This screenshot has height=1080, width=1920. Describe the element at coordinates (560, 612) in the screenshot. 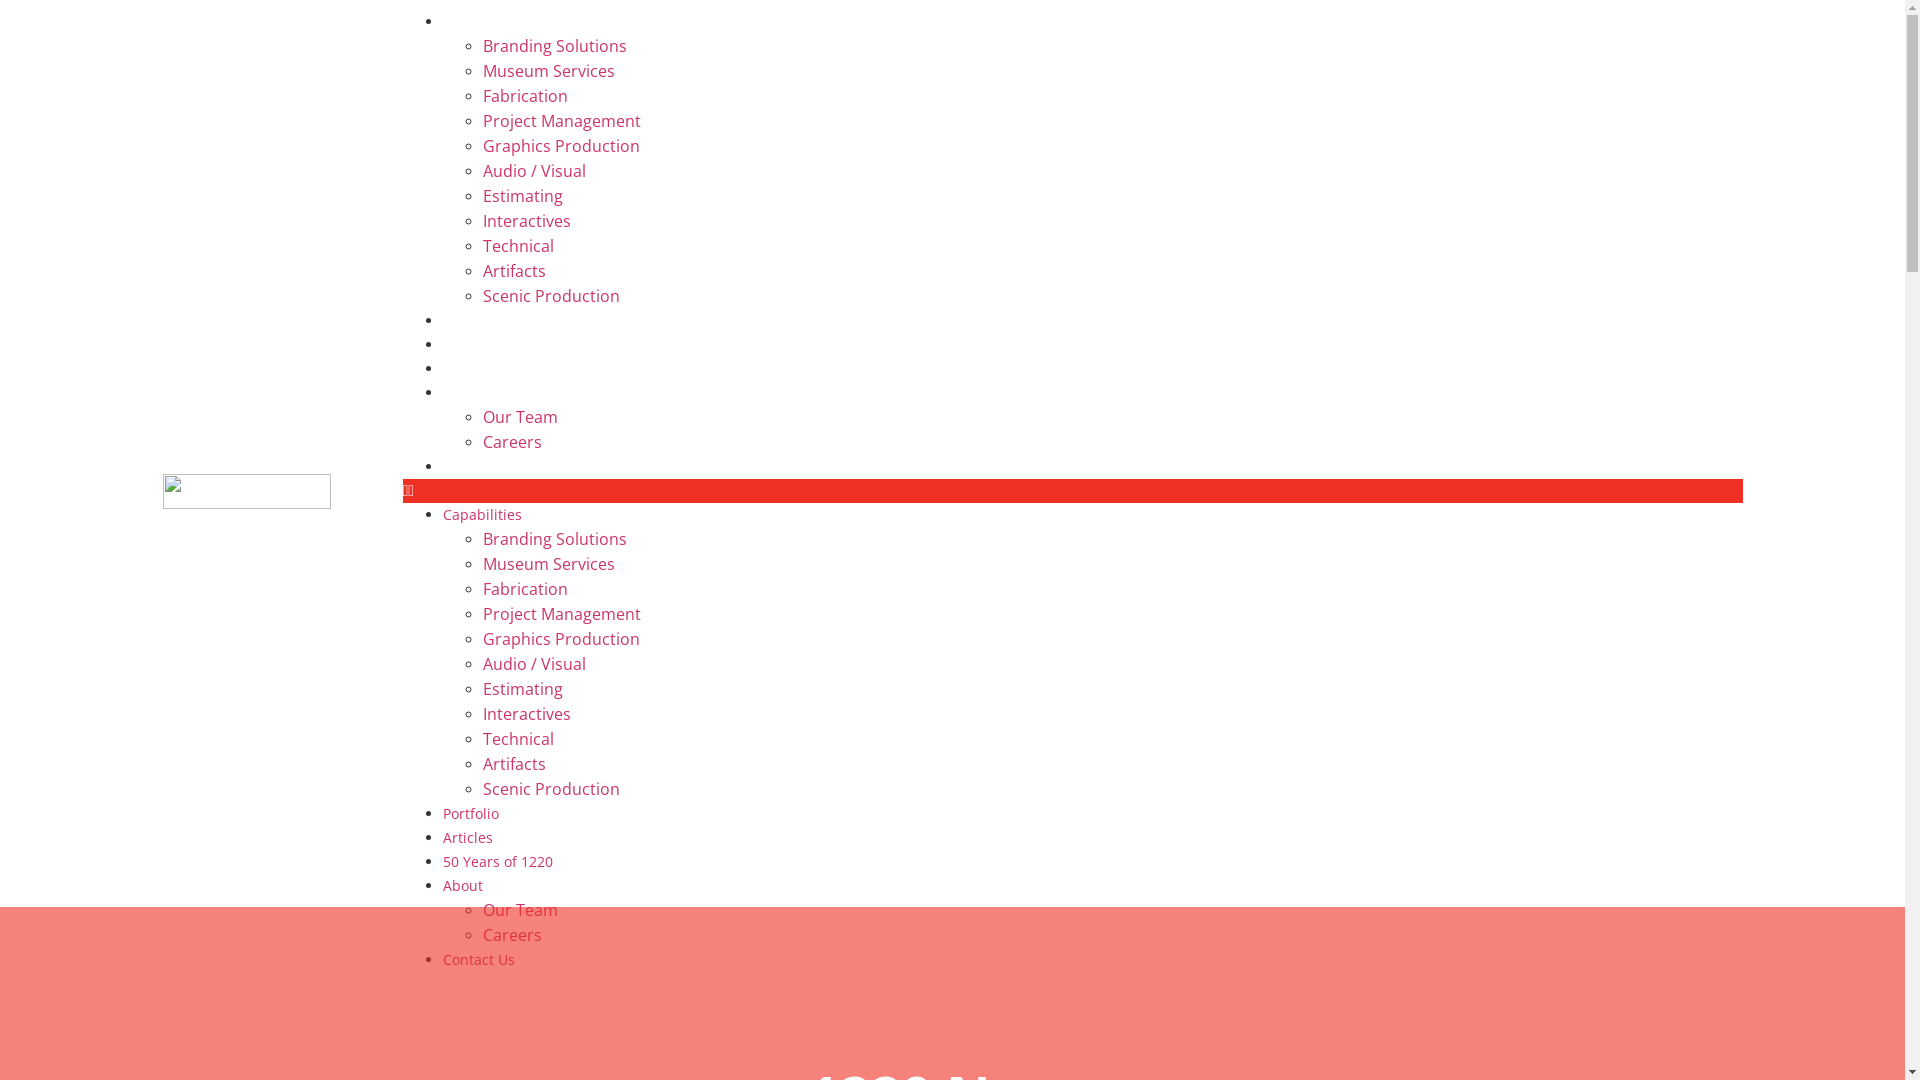

I see `'Project Management'` at that location.